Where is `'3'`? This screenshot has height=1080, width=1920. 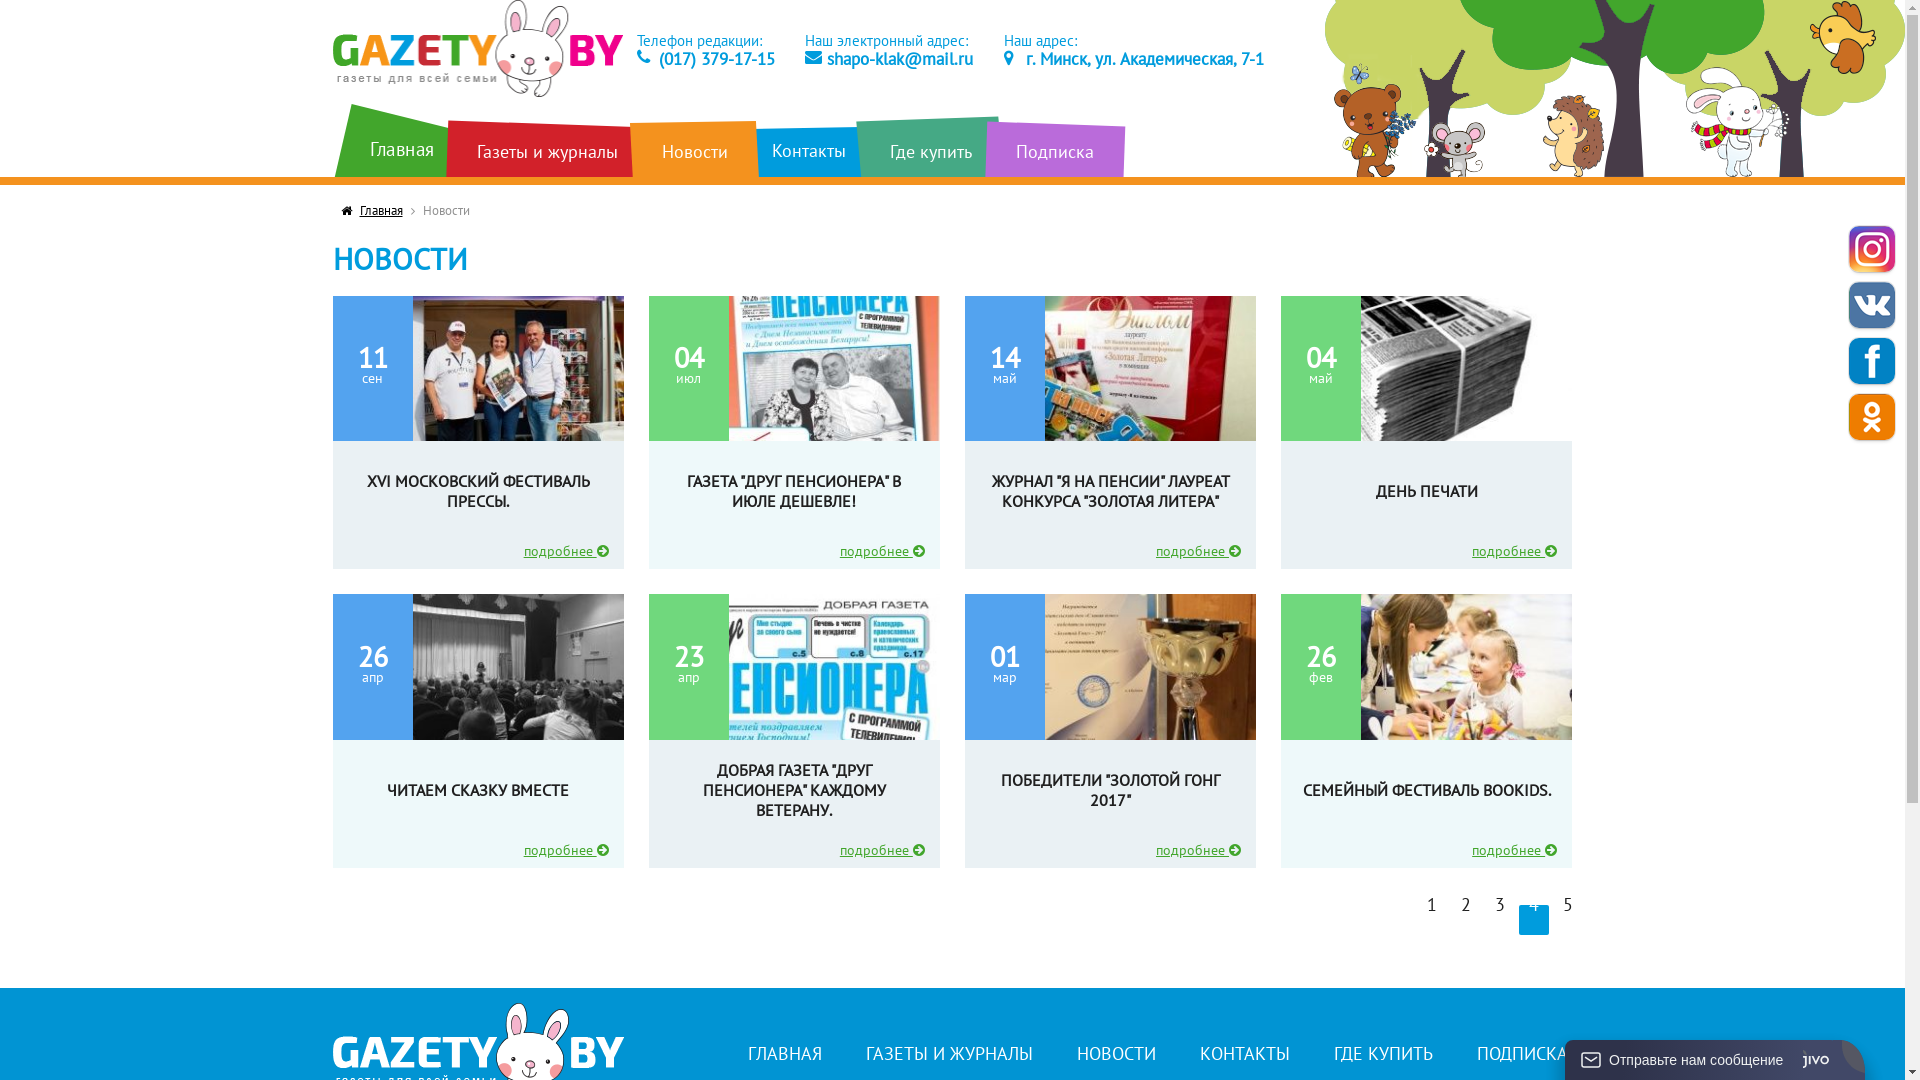
'3' is located at coordinates (1484, 920).